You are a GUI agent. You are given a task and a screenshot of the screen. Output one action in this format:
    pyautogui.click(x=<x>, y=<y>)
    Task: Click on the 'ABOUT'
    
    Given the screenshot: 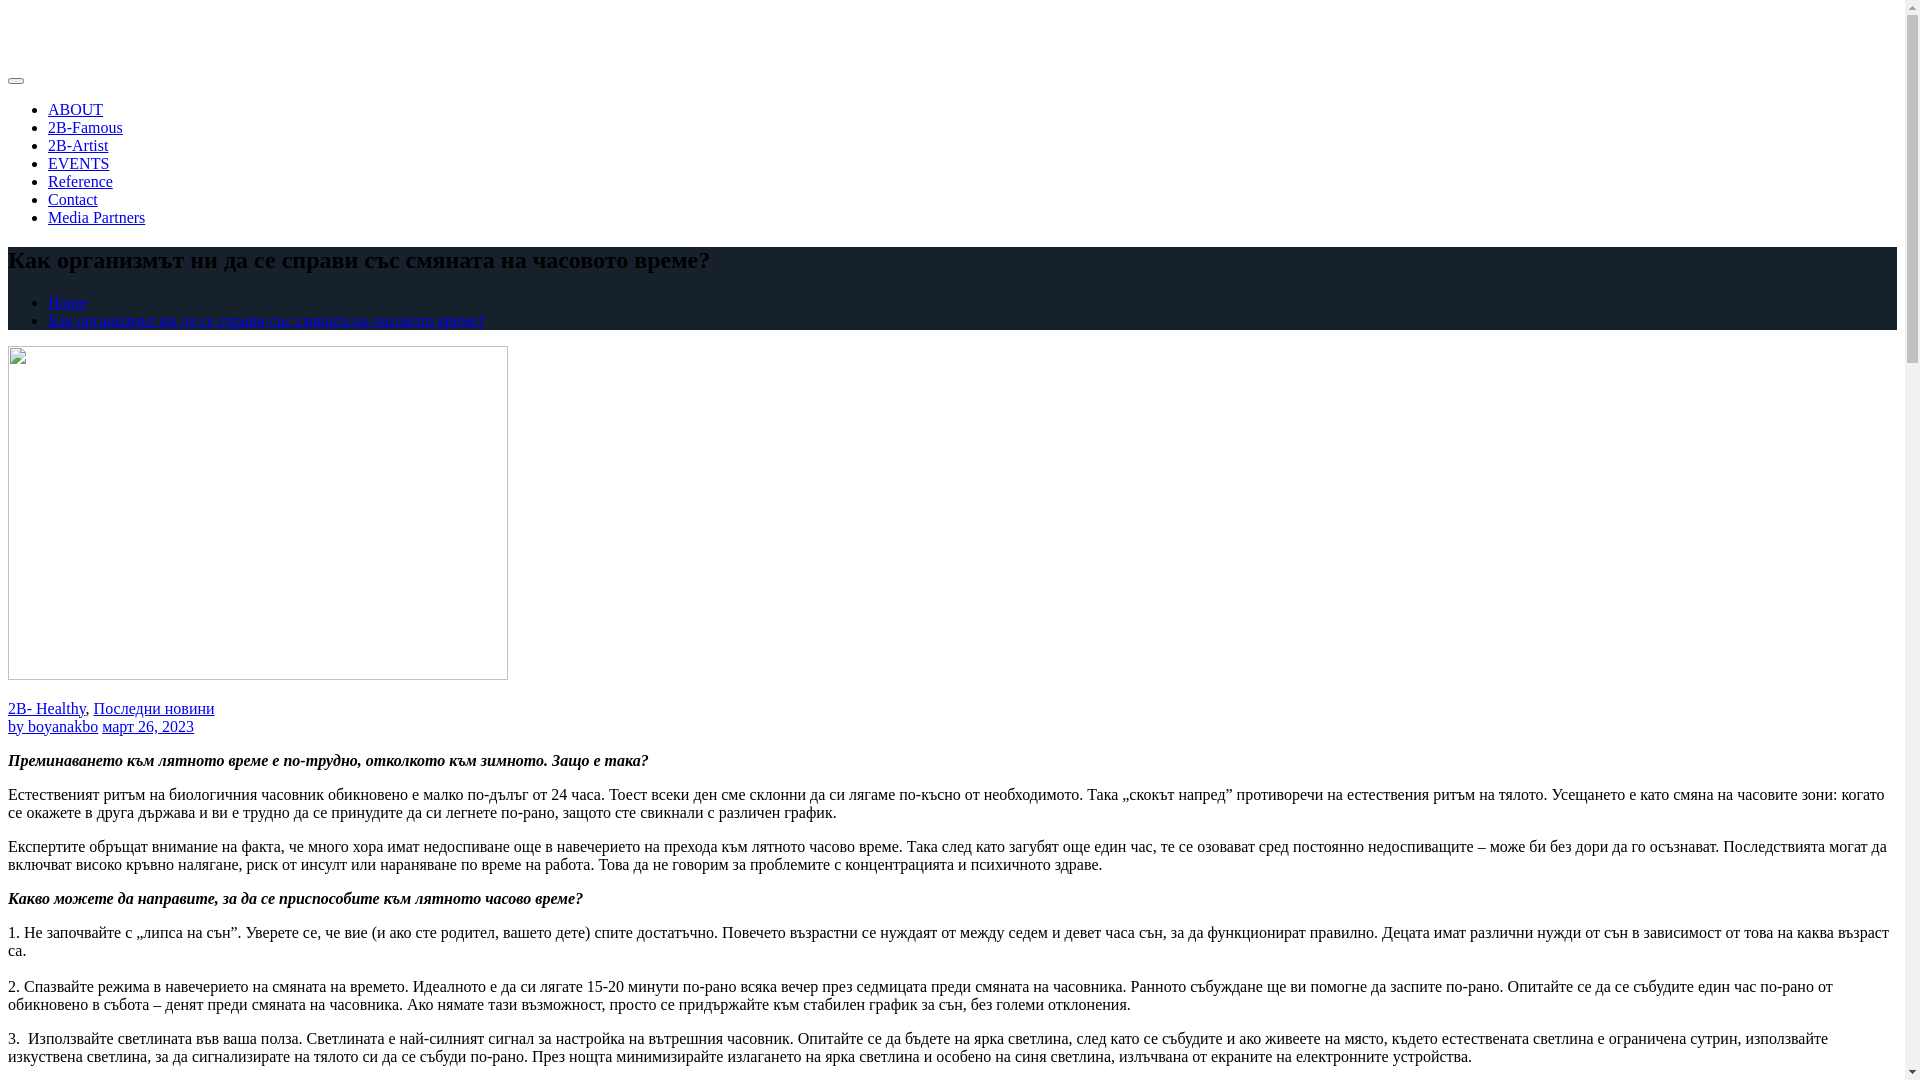 What is the action you would take?
    pyautogui.click(x=48, y=109)
    